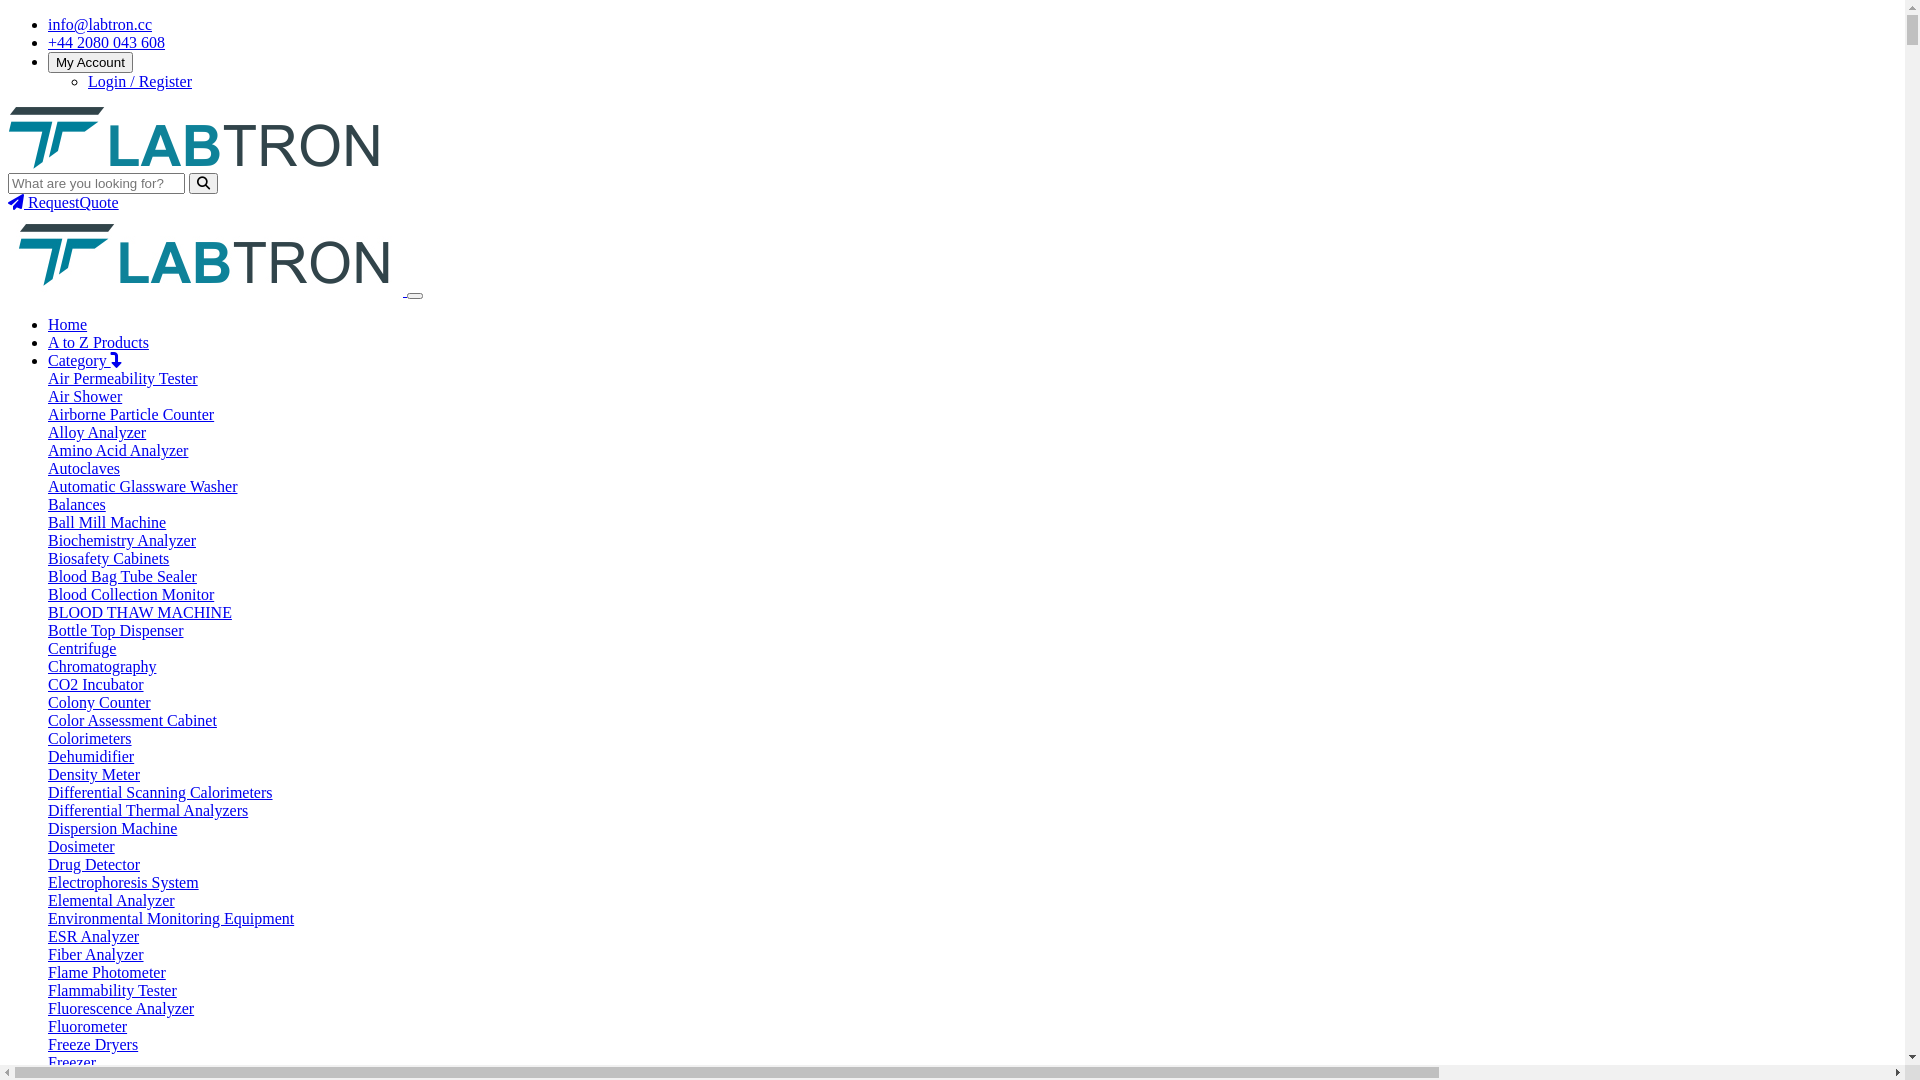 This screenshot has height=1080, width=1920. Describe the element at coordinates (122, 378) in the screenshot. I see `'Air Permeability Tester'` at that location.